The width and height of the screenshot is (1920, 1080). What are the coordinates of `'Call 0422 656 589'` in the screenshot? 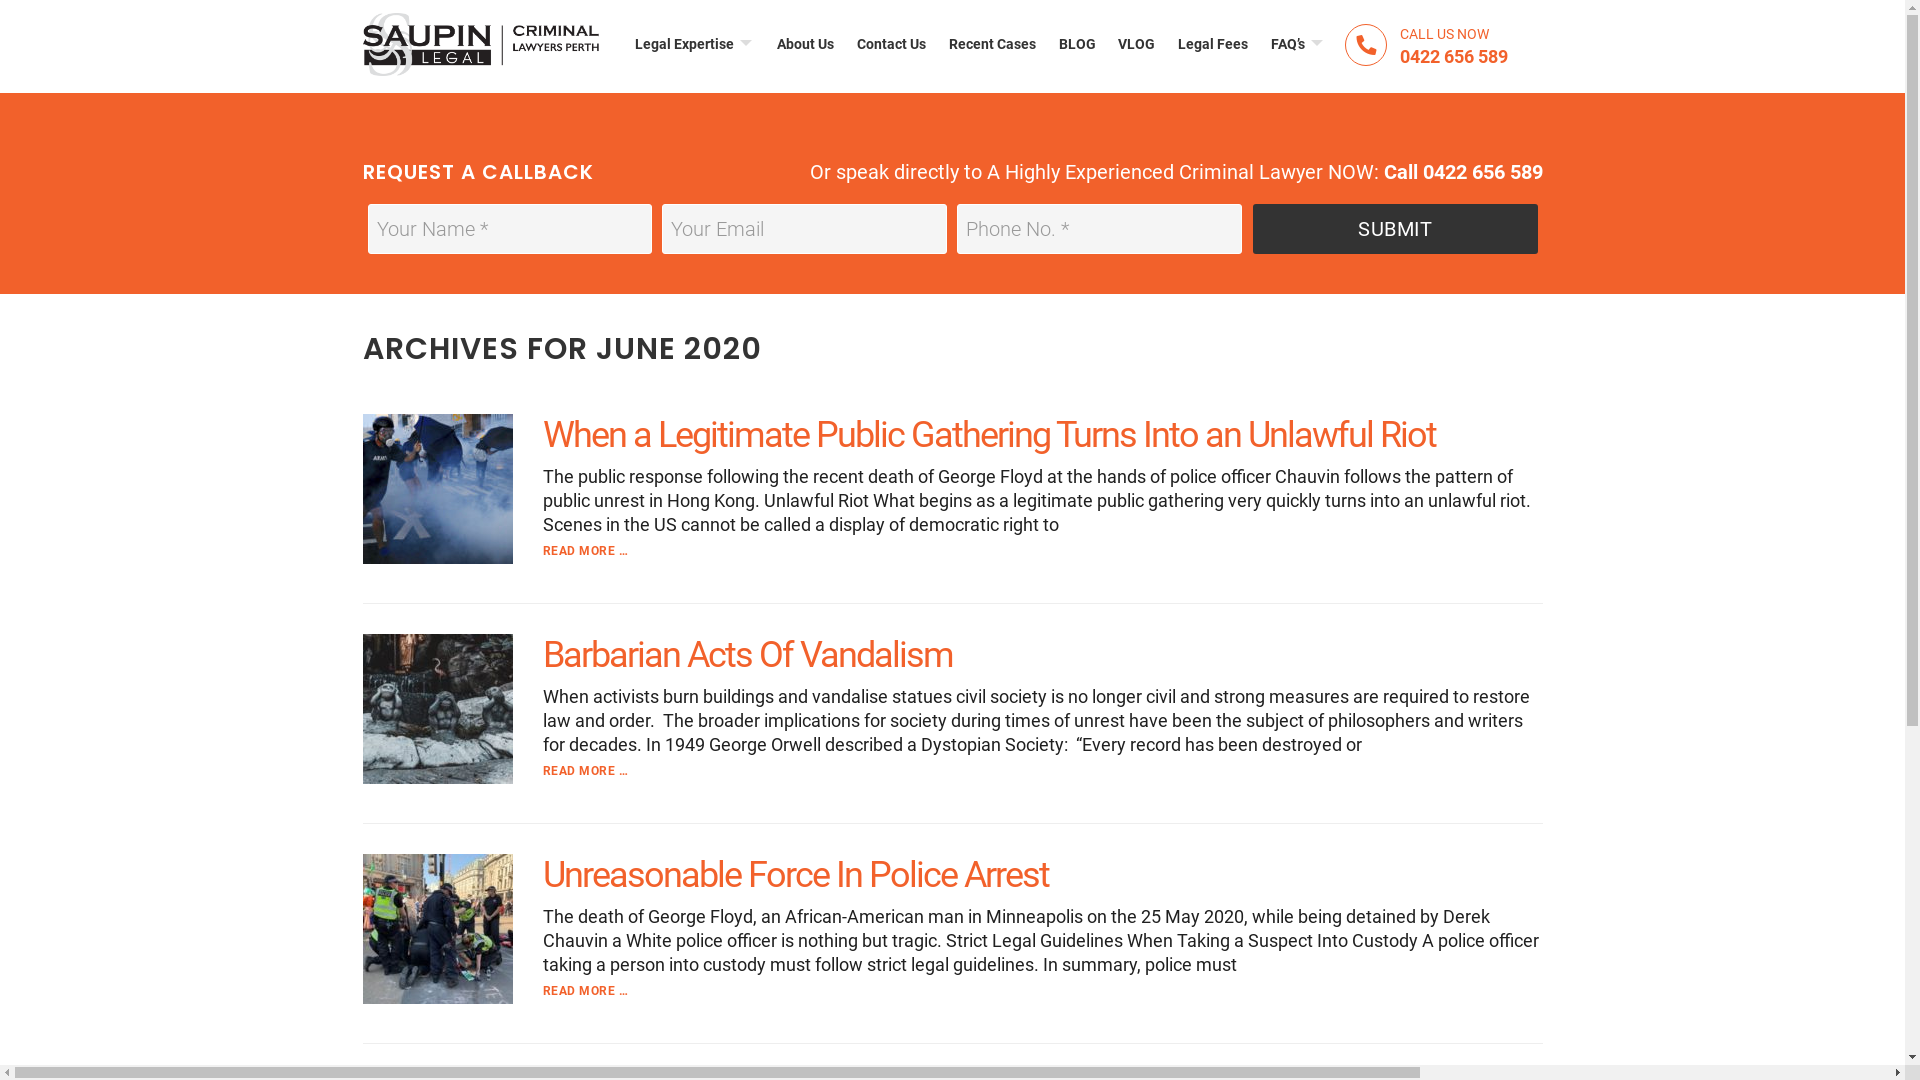 It's located at (1463, 171).